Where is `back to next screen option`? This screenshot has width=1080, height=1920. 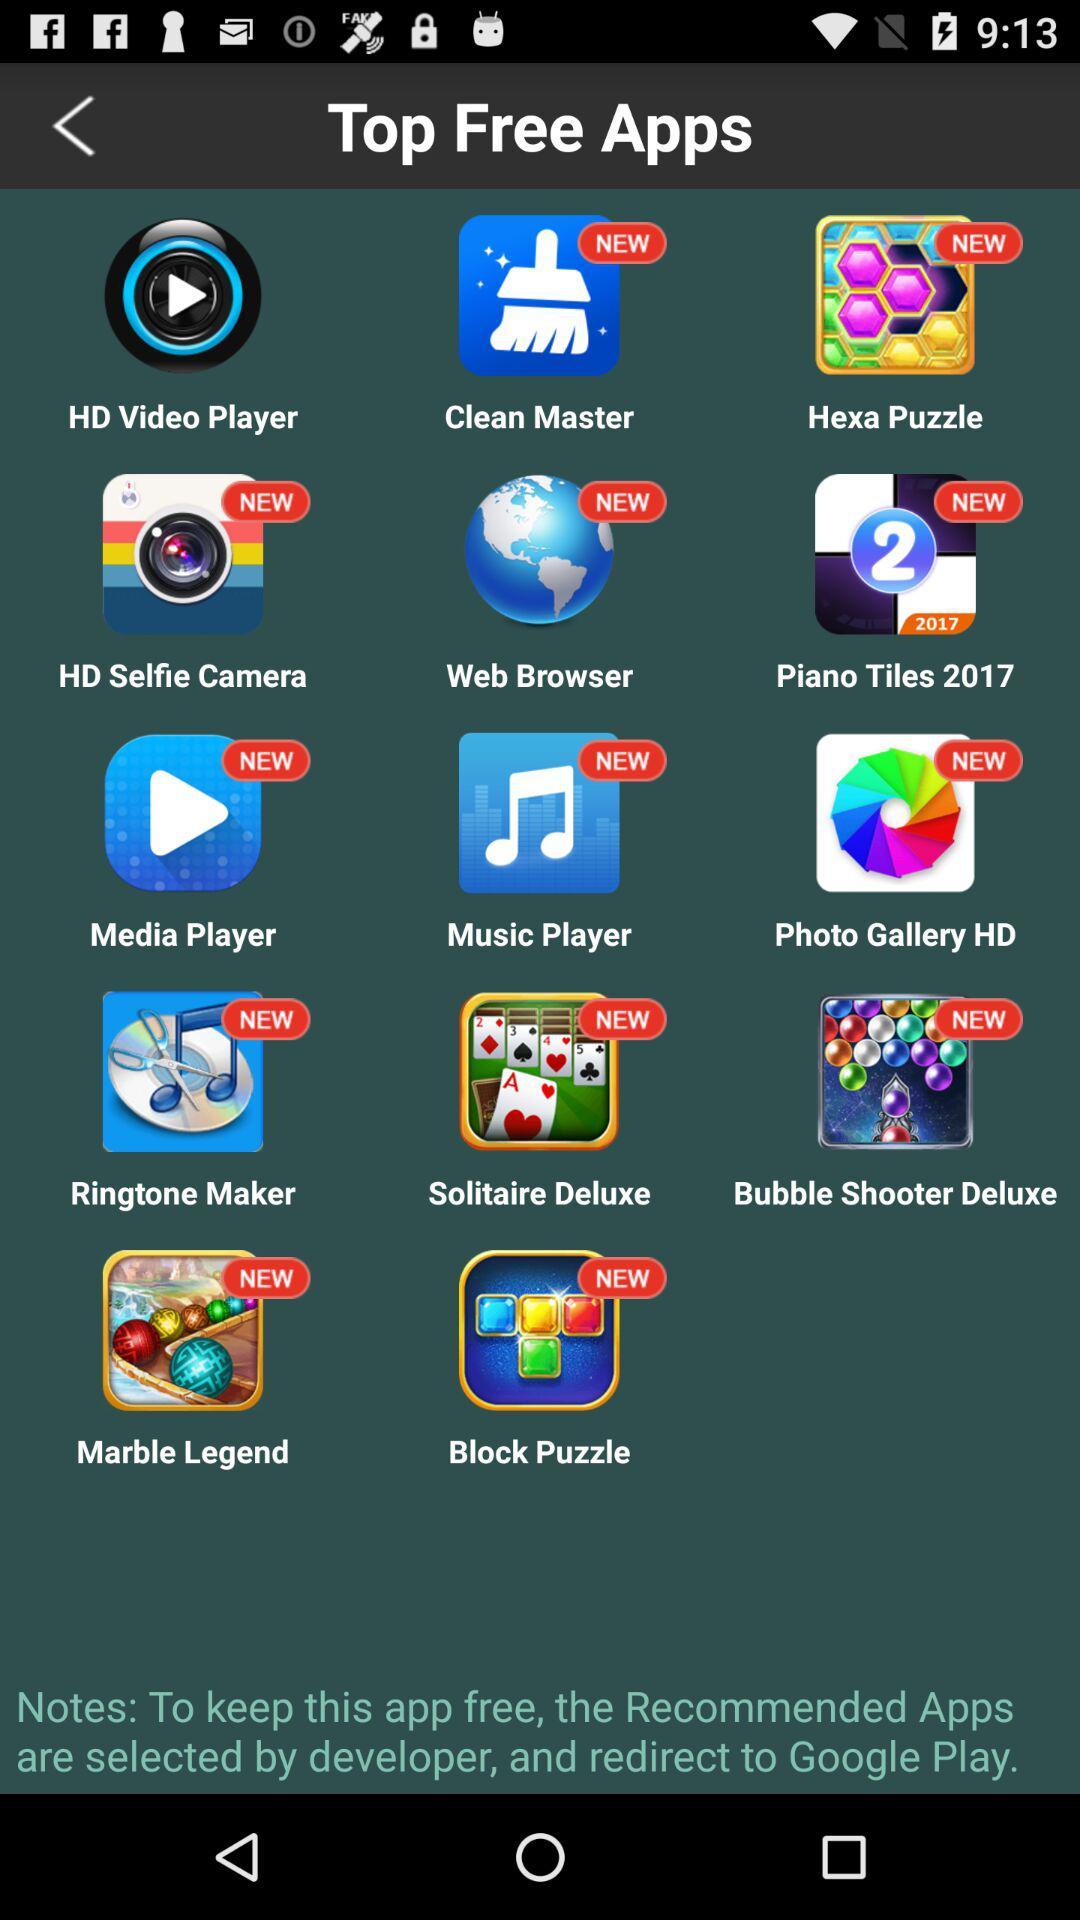
back to next screen option is located at coordinates (75, 124).